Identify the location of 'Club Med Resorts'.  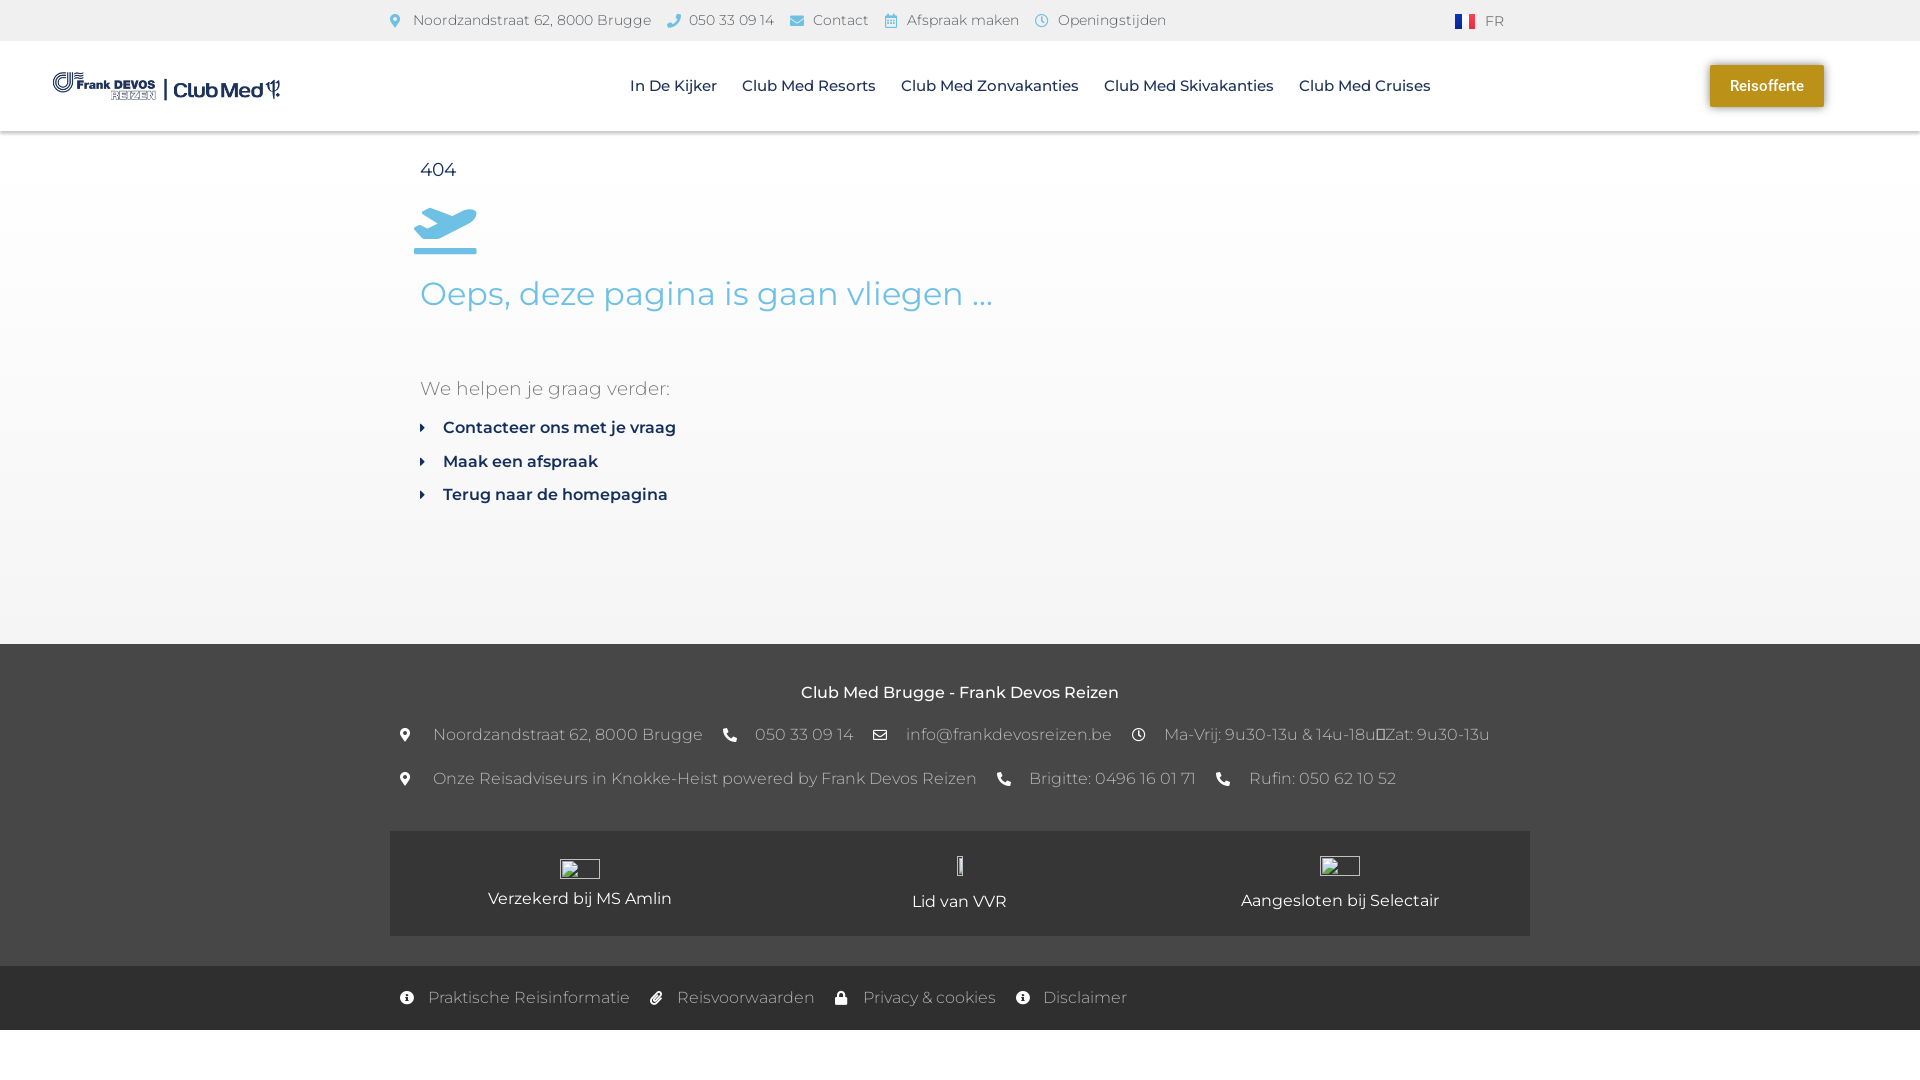
(809, 84).